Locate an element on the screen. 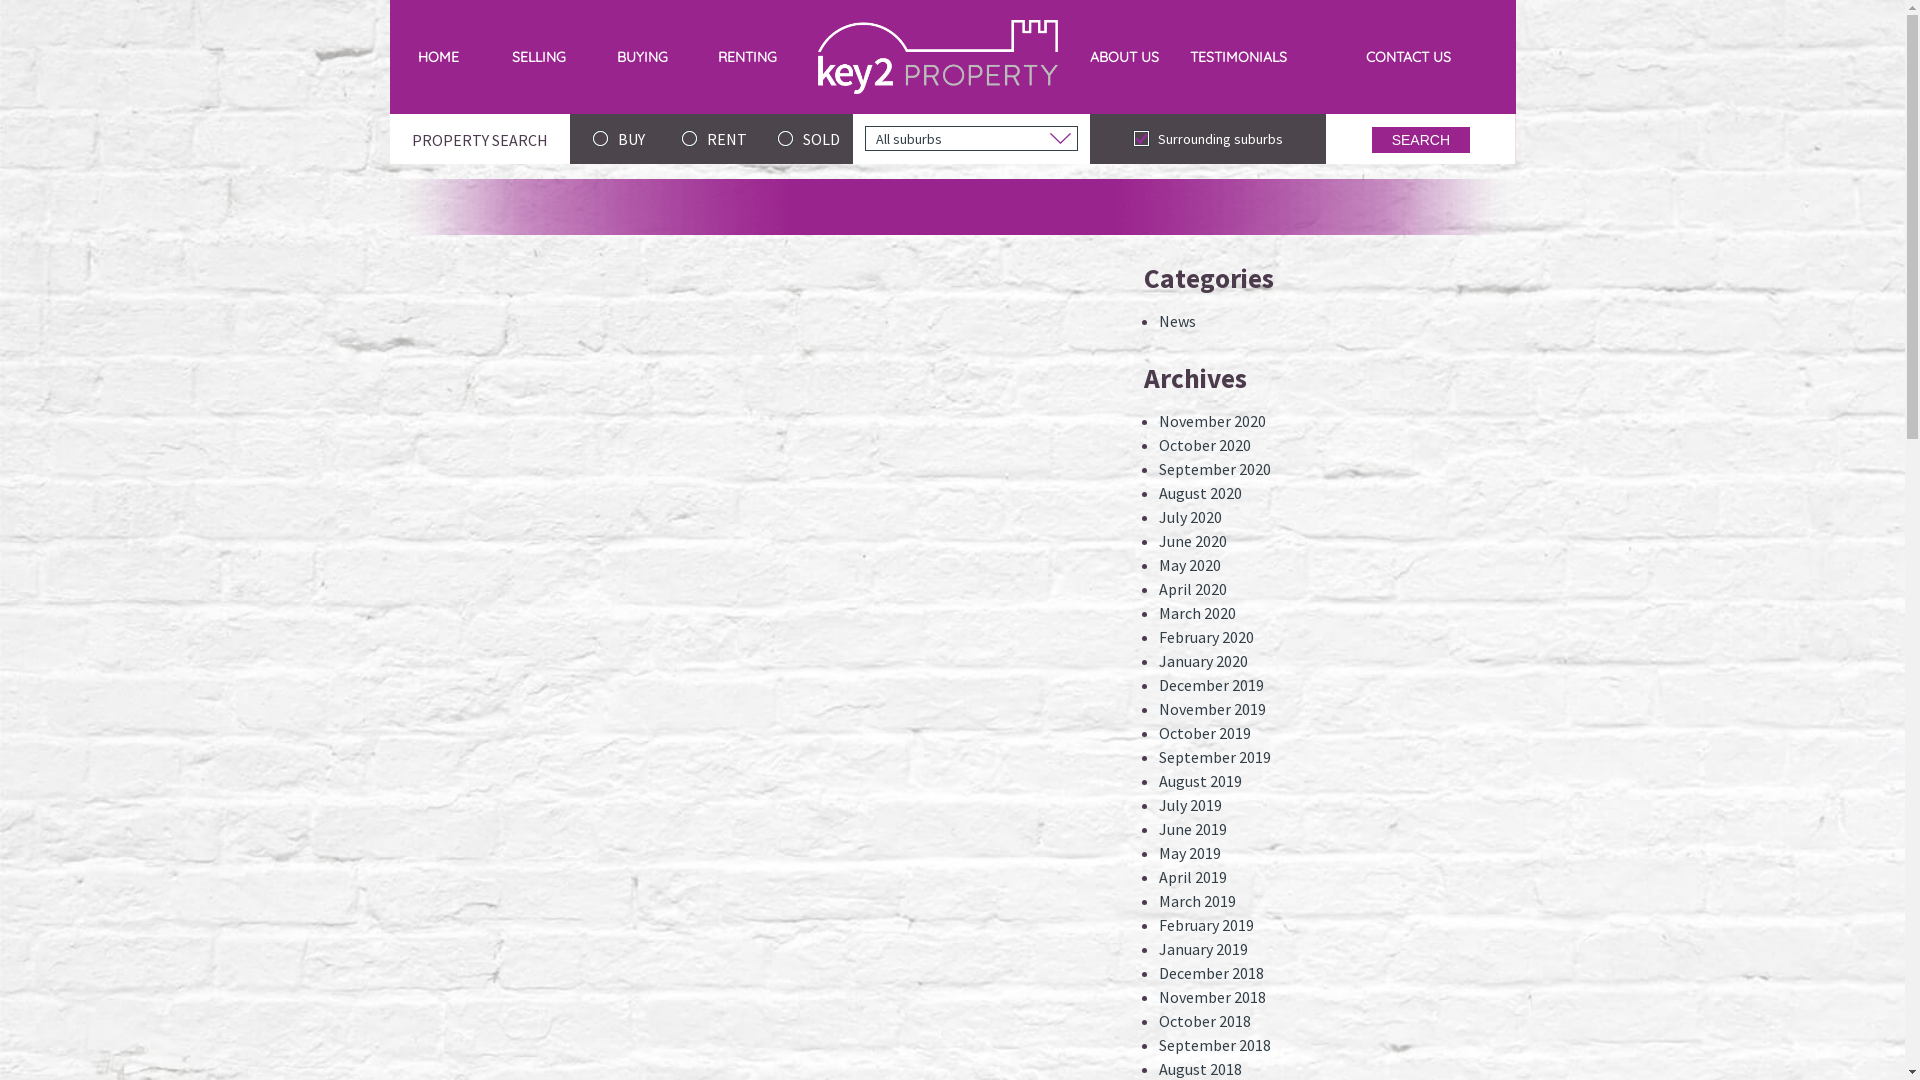 This screenshot has height=1080, width=1920. 'ABOUT US' is located at coordinates (1124, 56).